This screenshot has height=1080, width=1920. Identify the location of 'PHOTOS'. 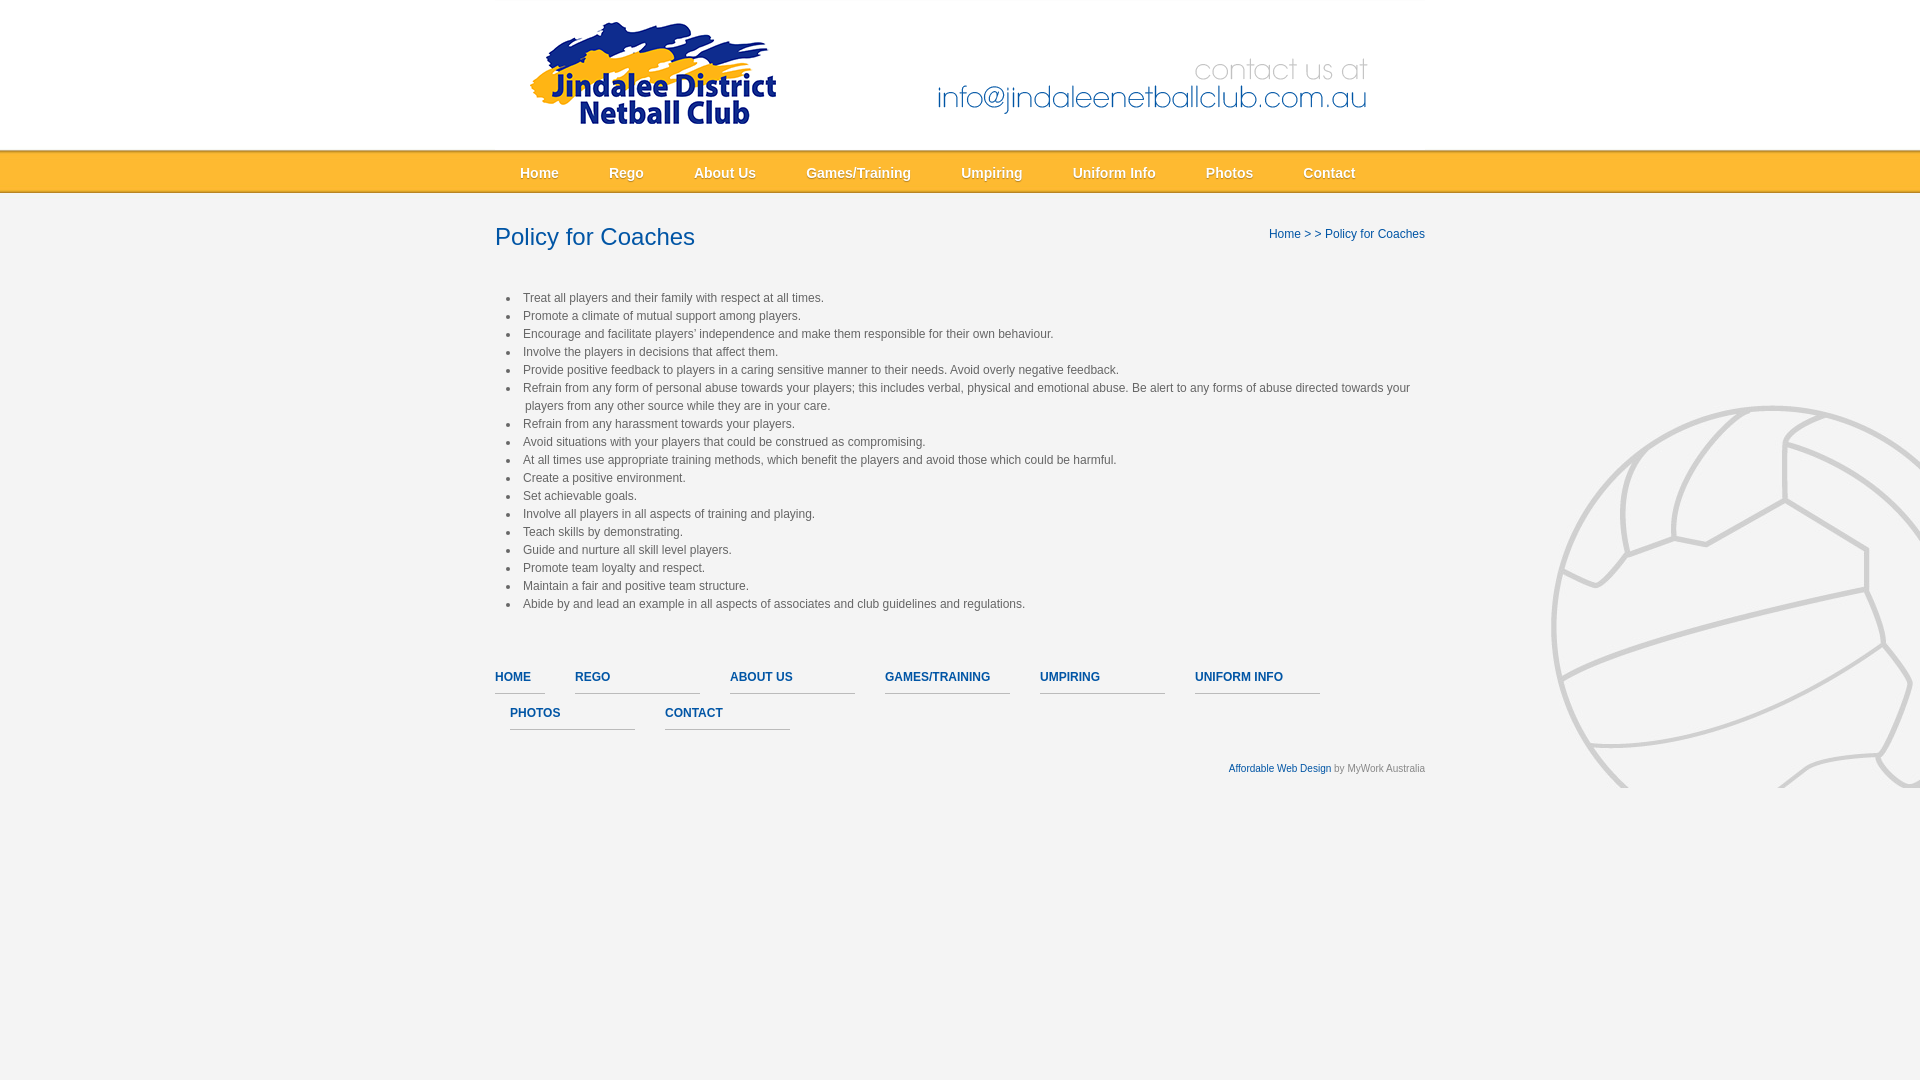
(534, 712).